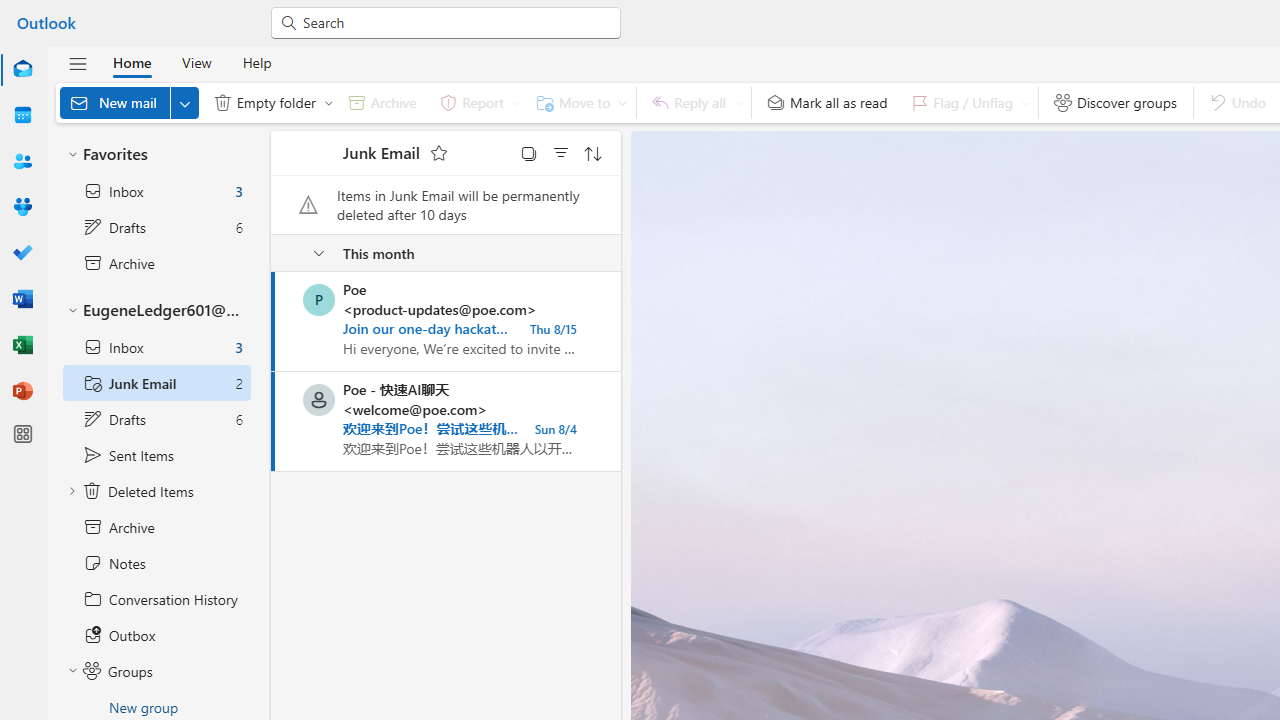 The width and height of the screenshot is (1280, 720). What do you see at coordinates (23, 299) in the screenshot?
I see `'Word'` at bounding box center [23, 299].